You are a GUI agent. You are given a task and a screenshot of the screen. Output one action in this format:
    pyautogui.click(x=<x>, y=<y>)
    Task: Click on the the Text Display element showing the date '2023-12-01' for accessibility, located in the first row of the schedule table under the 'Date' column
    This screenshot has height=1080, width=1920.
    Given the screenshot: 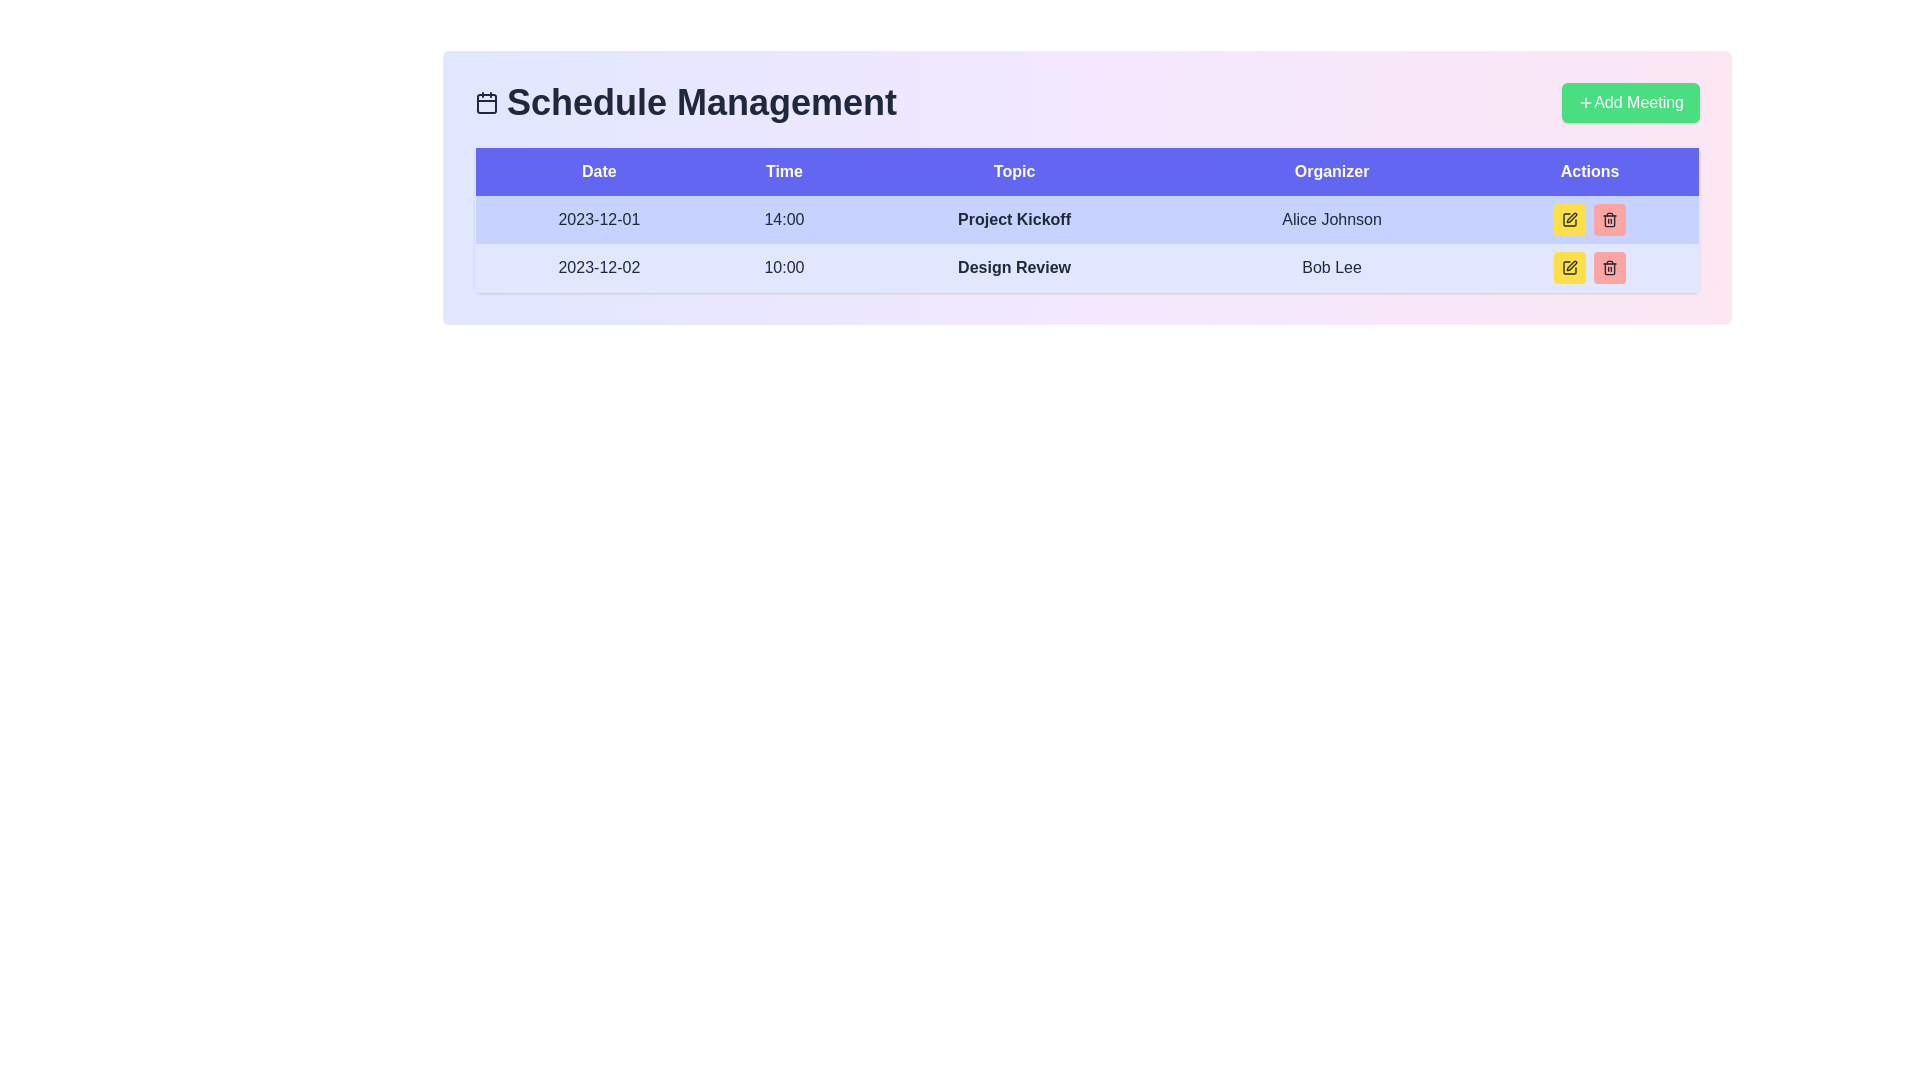 What is the action you would take?
    pyautogui.click(x=598, y=219)
    